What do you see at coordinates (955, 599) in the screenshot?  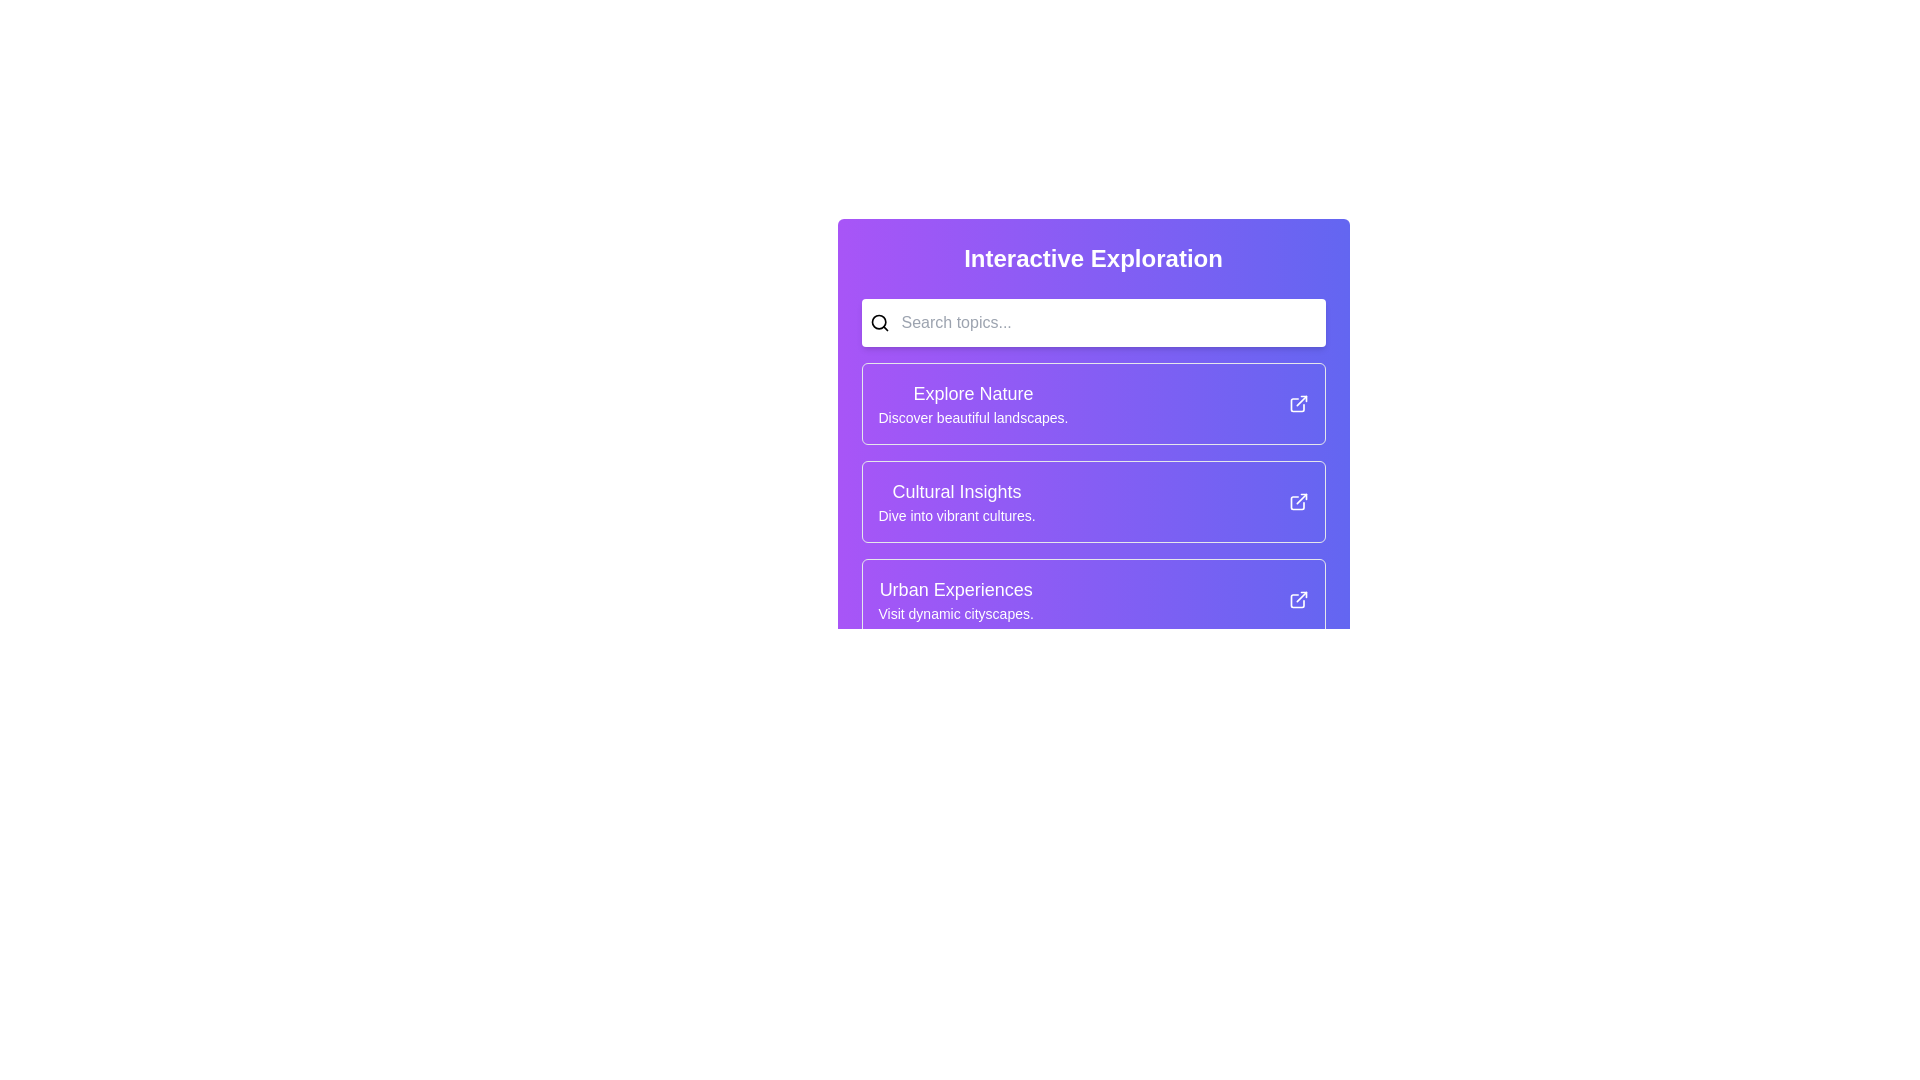 I see `the 'Urban Experiences' text label with link` at bounding box center [955, 599].